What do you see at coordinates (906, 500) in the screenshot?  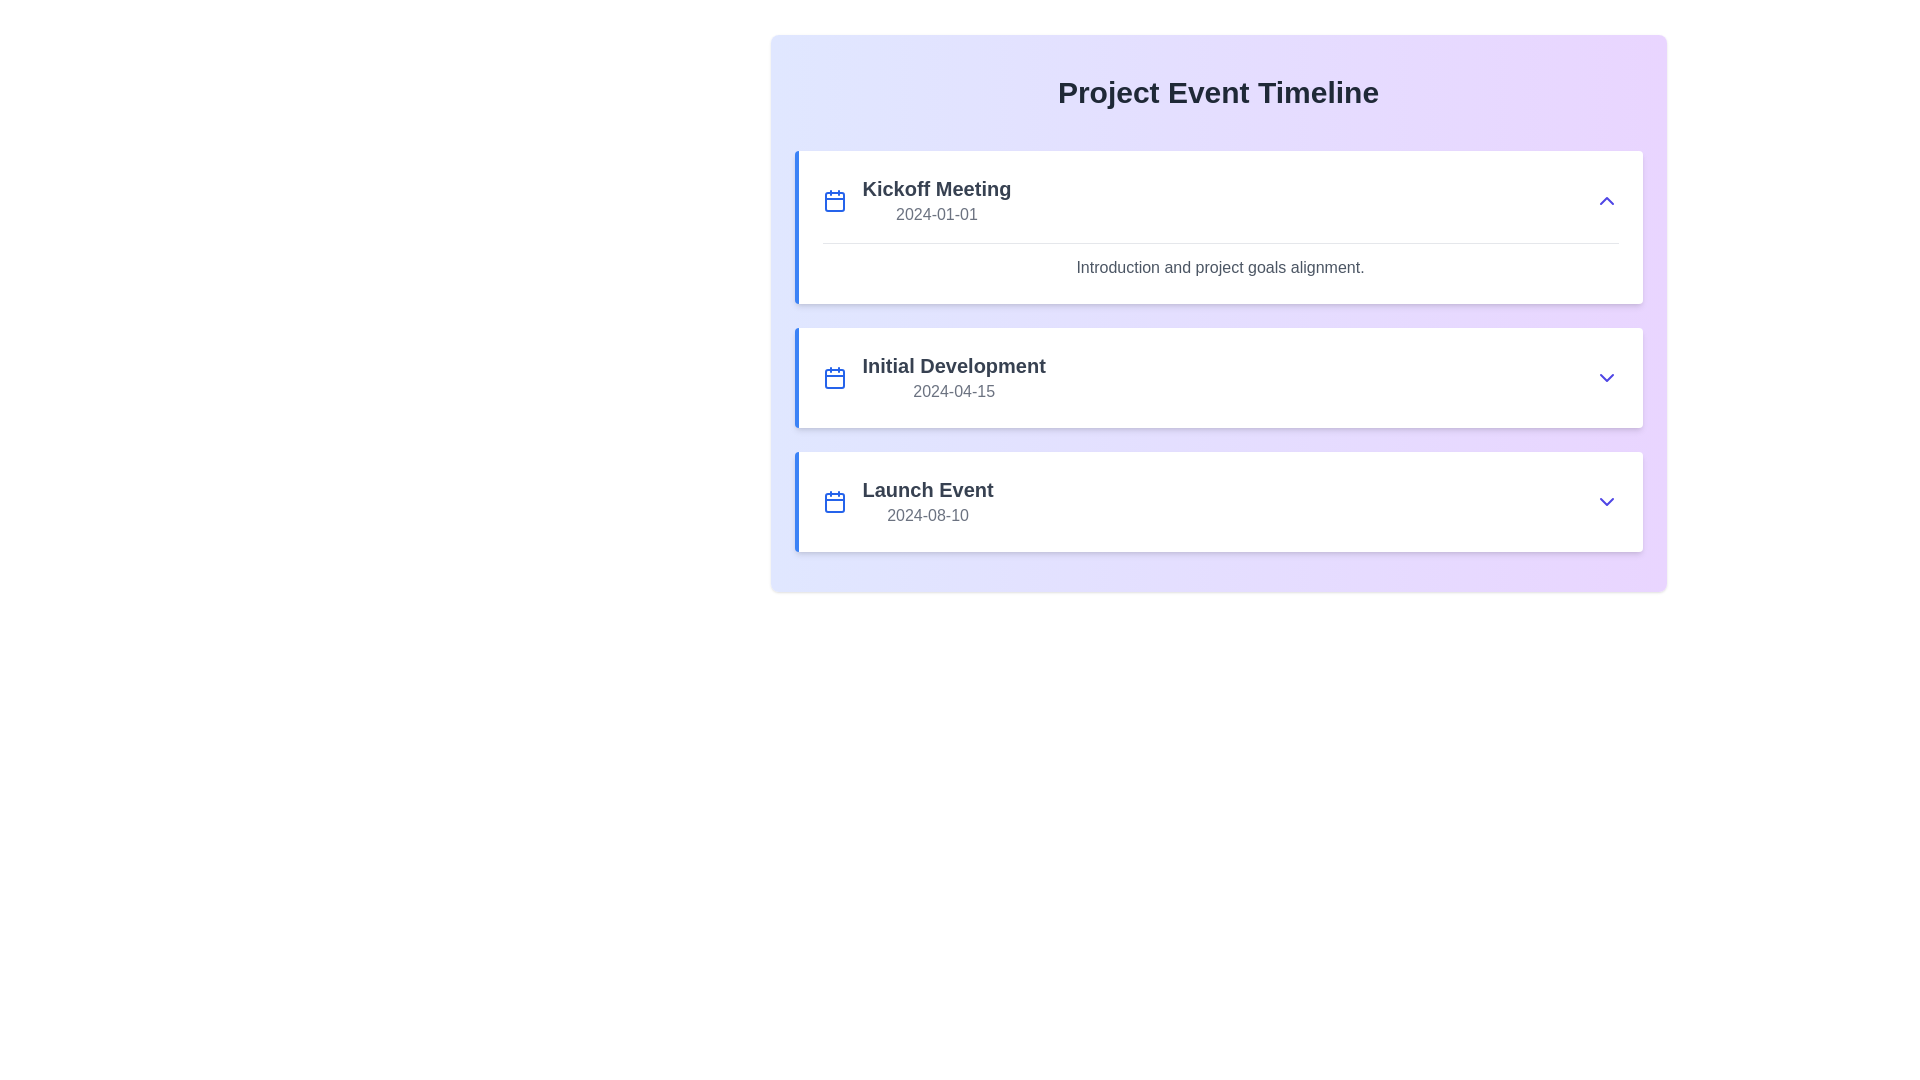 I see `the 'Launch Event' list item, which displays a calendar icon on the left, the title in bold, and the date below it` at bounding box center [906, 500].